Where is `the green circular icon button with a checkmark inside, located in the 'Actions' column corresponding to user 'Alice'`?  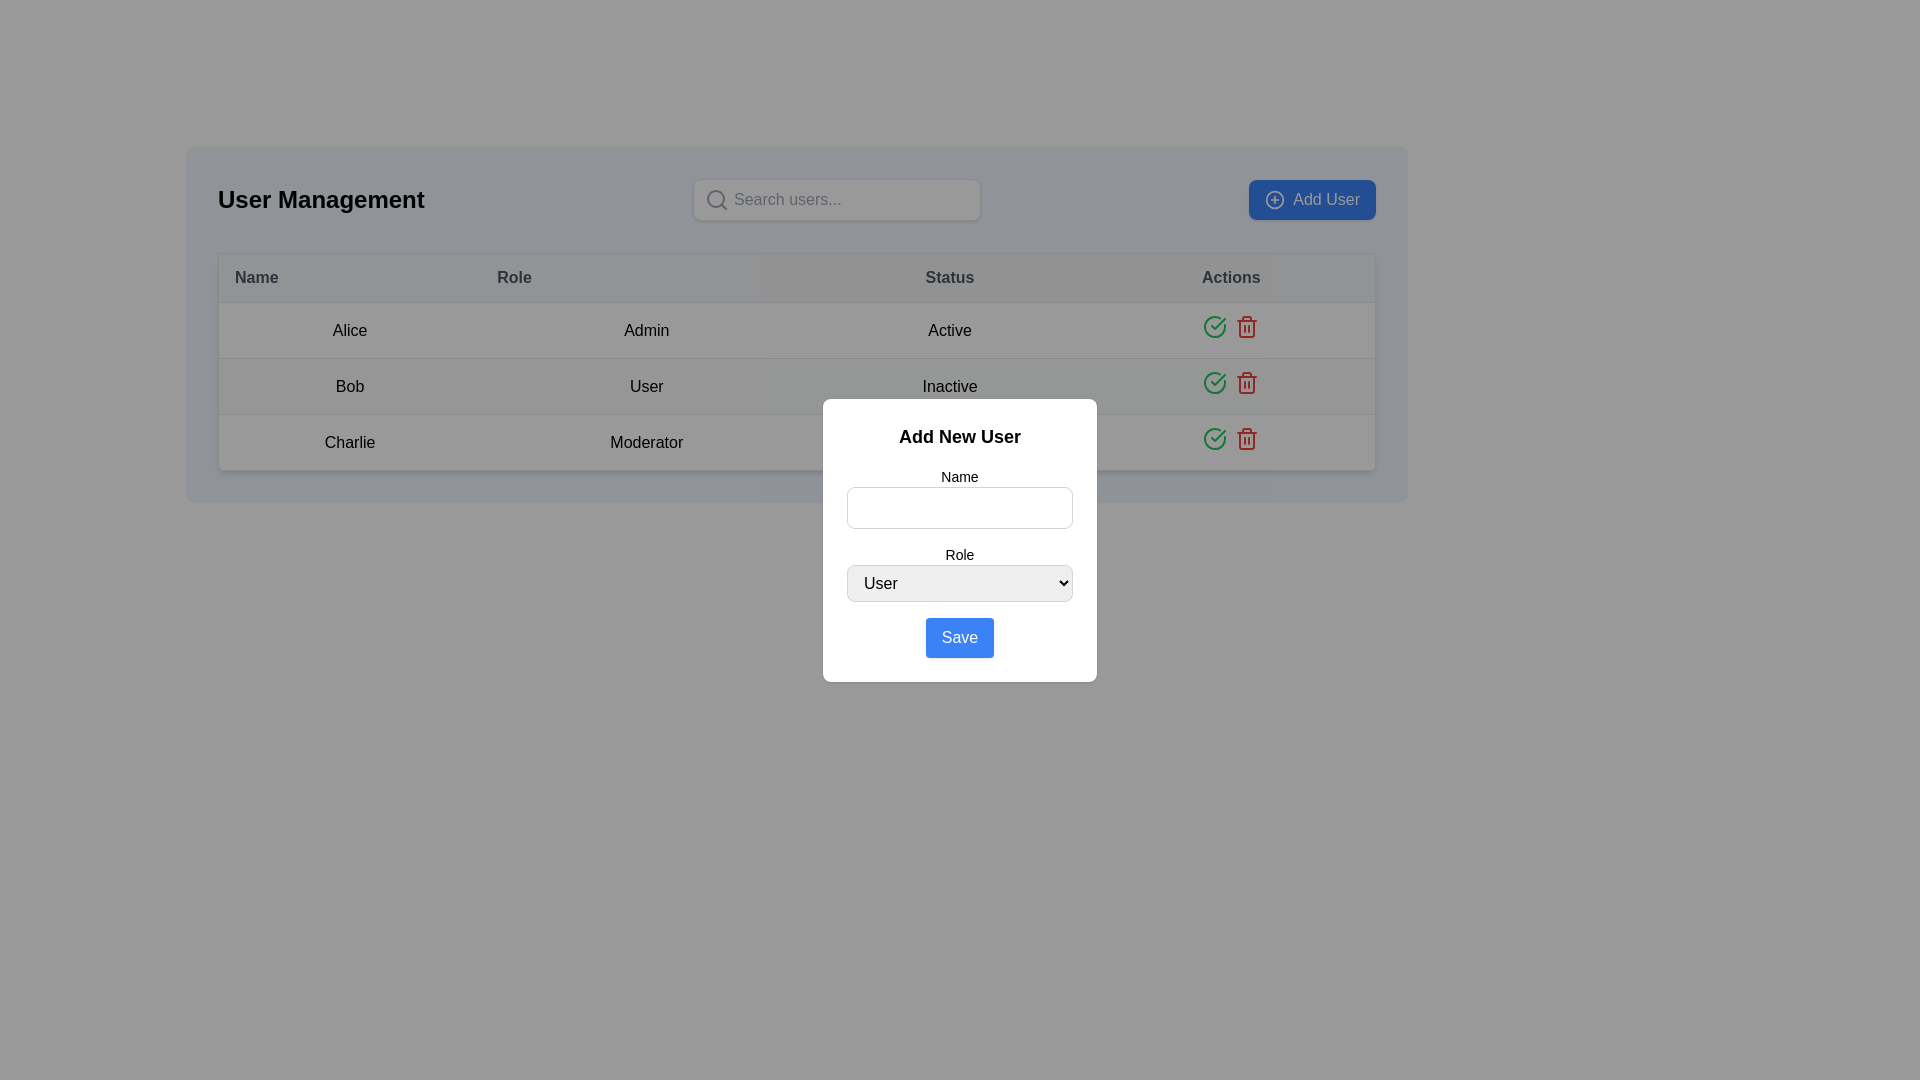
the green circular icon button with a checkmark inside, located in the 'Actions' column corresponding to user 'Alice' is located at coordinates (1214, 326).